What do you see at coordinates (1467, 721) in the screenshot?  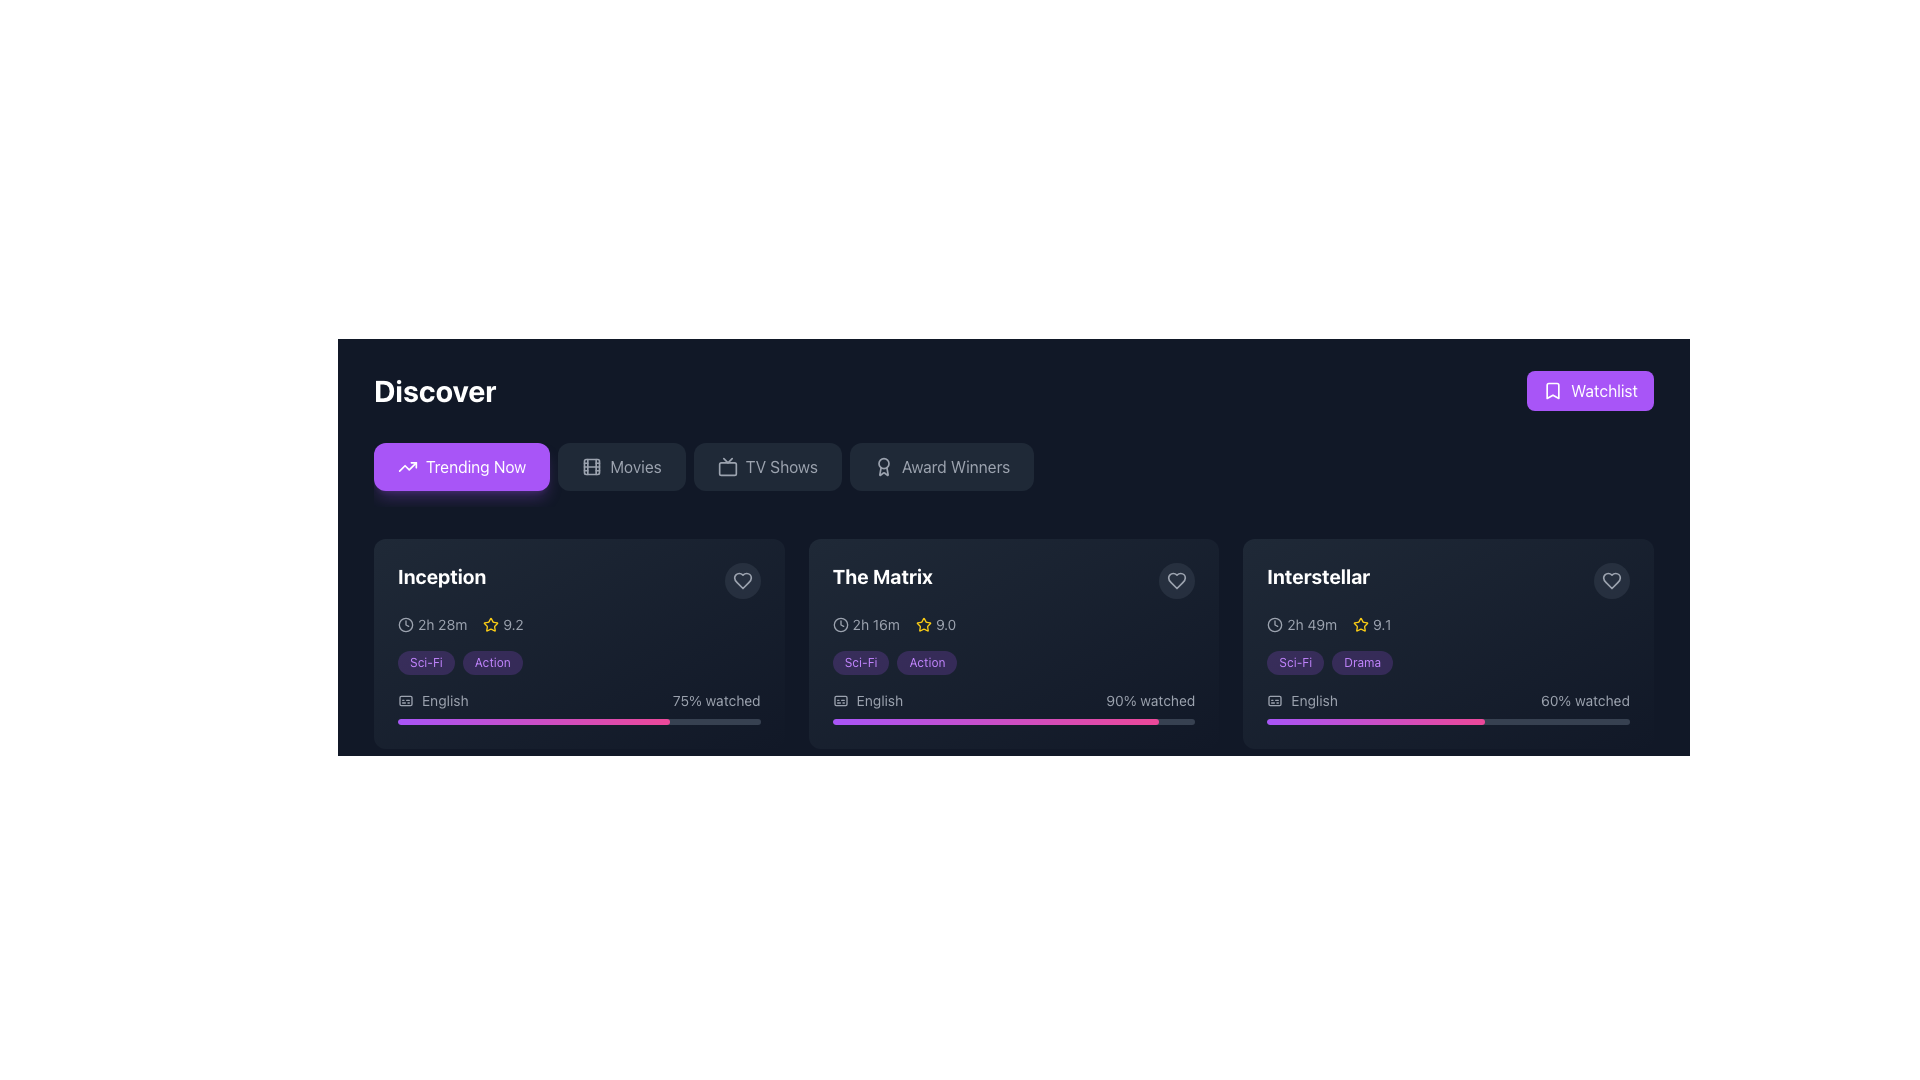 I see `watched progress` at bounding box center [1467, 721].